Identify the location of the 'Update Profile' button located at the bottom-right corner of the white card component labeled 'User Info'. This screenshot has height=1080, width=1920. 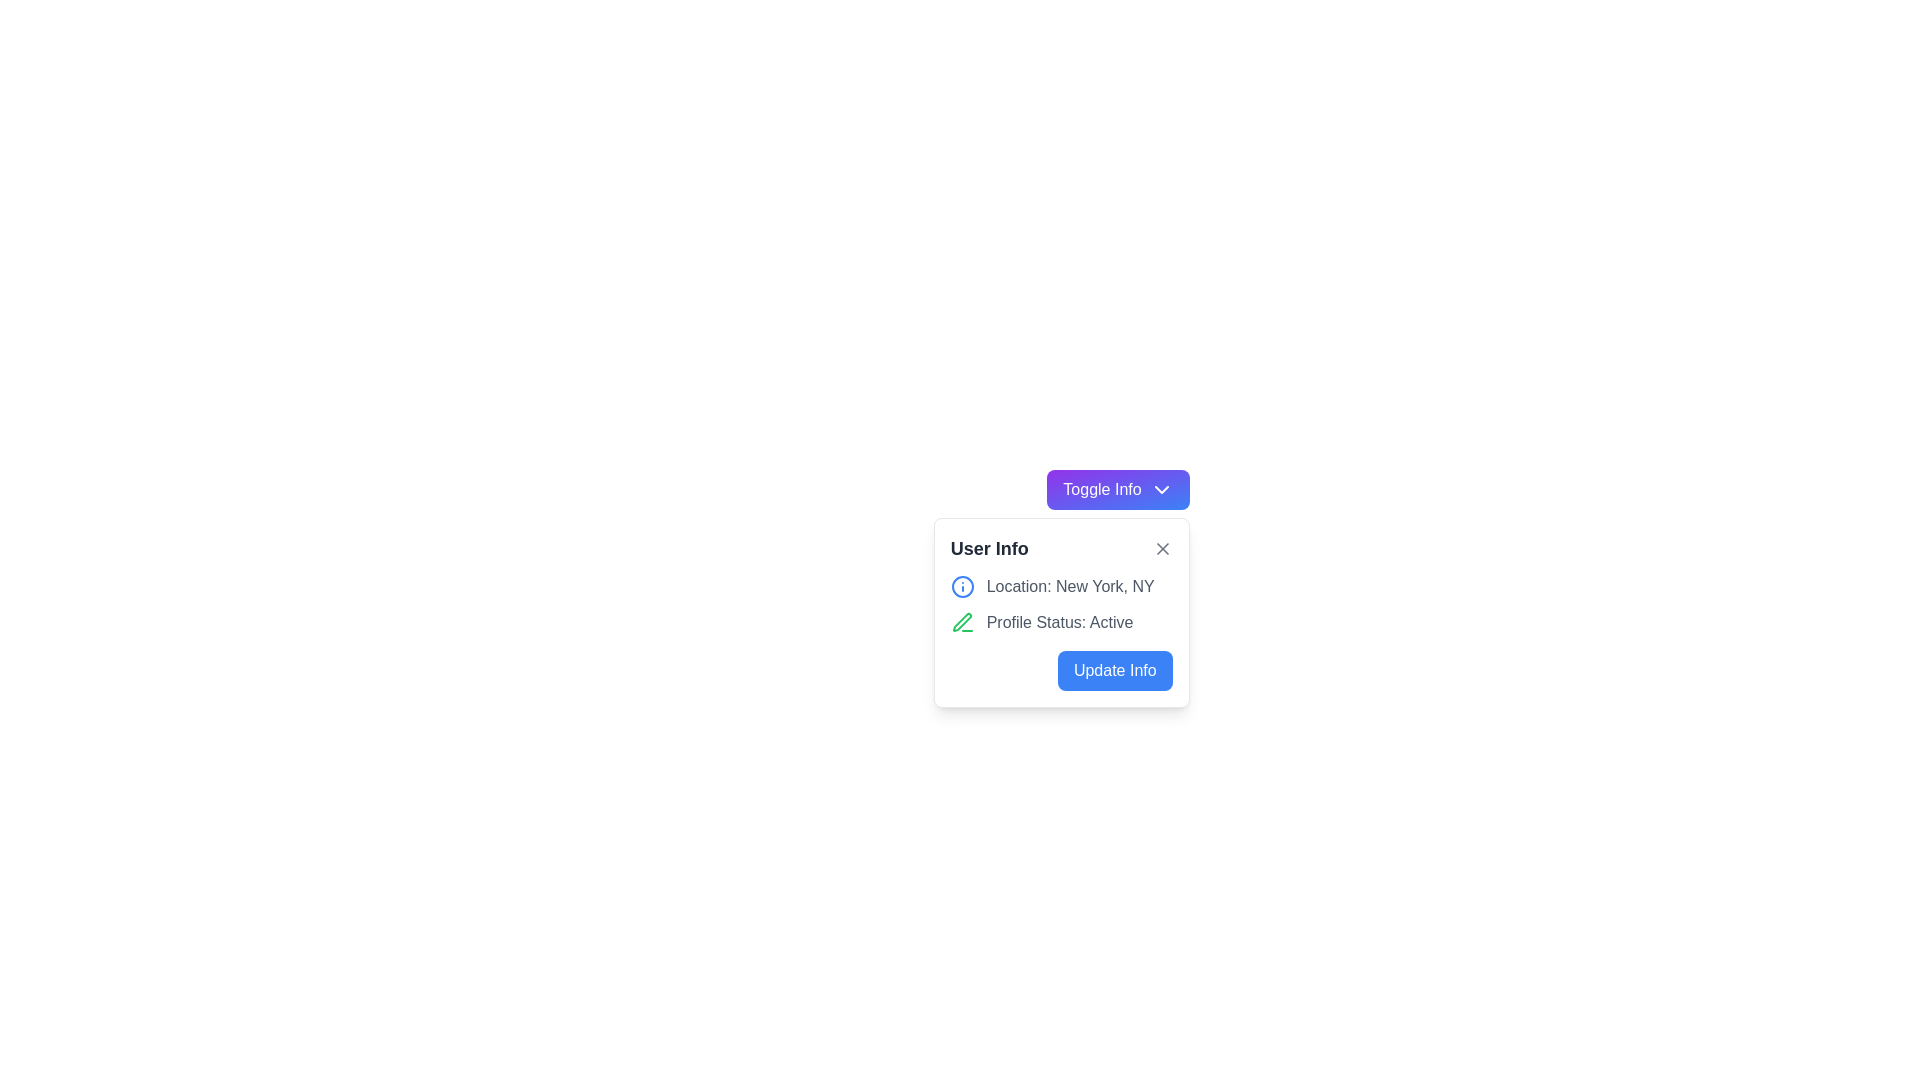
(1113, 671).